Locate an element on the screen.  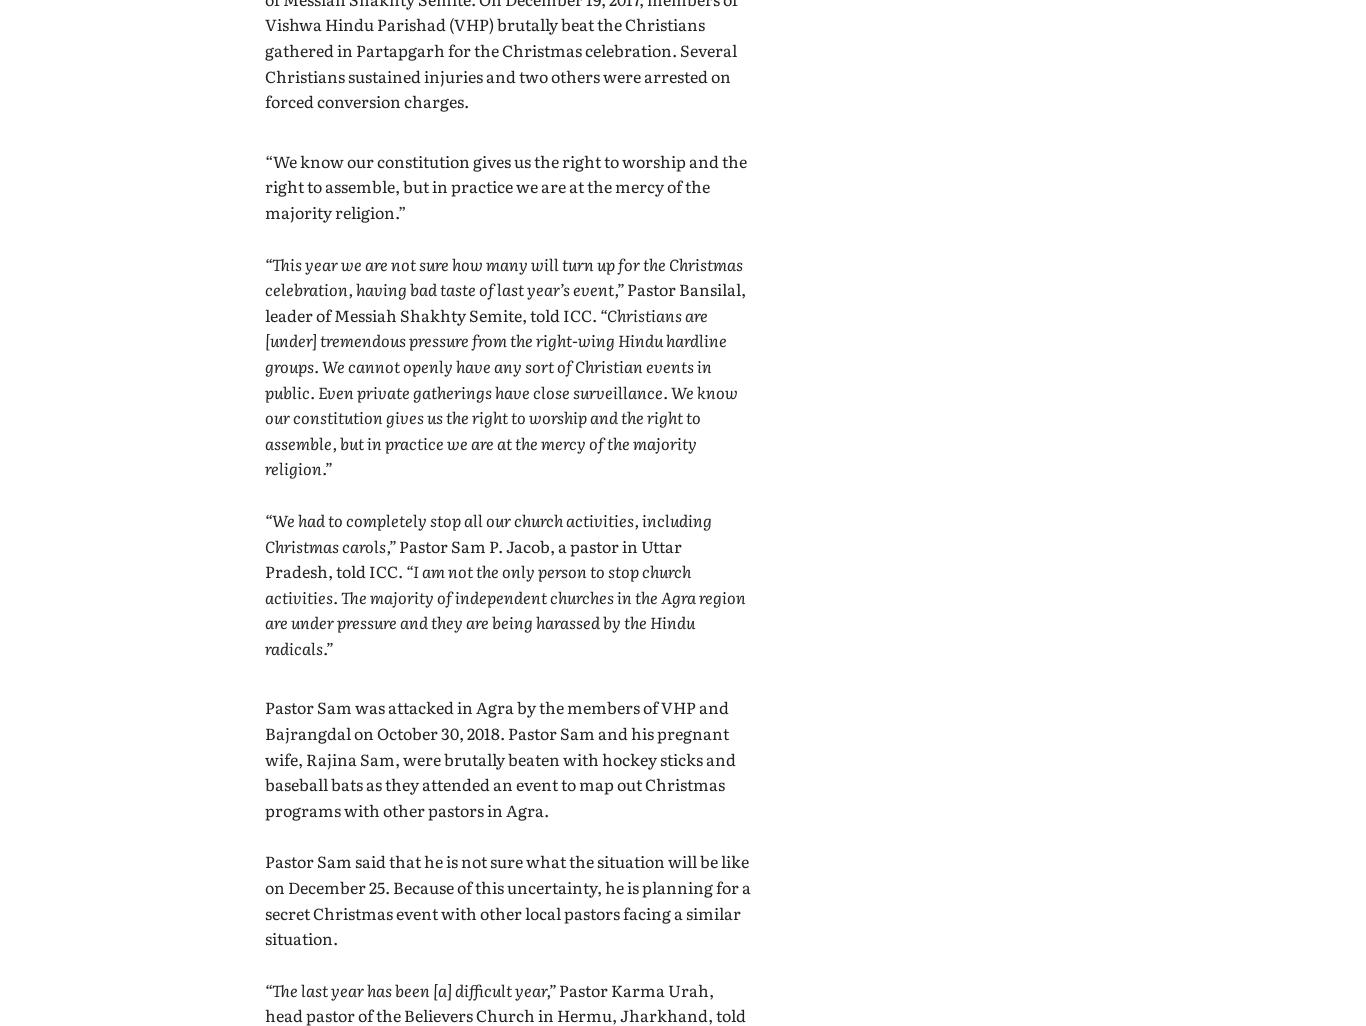
'Pastor Sam P. Jacob, a pastor in Uttar Pradesh, told ICC.' is located at coordinates (265, 558).